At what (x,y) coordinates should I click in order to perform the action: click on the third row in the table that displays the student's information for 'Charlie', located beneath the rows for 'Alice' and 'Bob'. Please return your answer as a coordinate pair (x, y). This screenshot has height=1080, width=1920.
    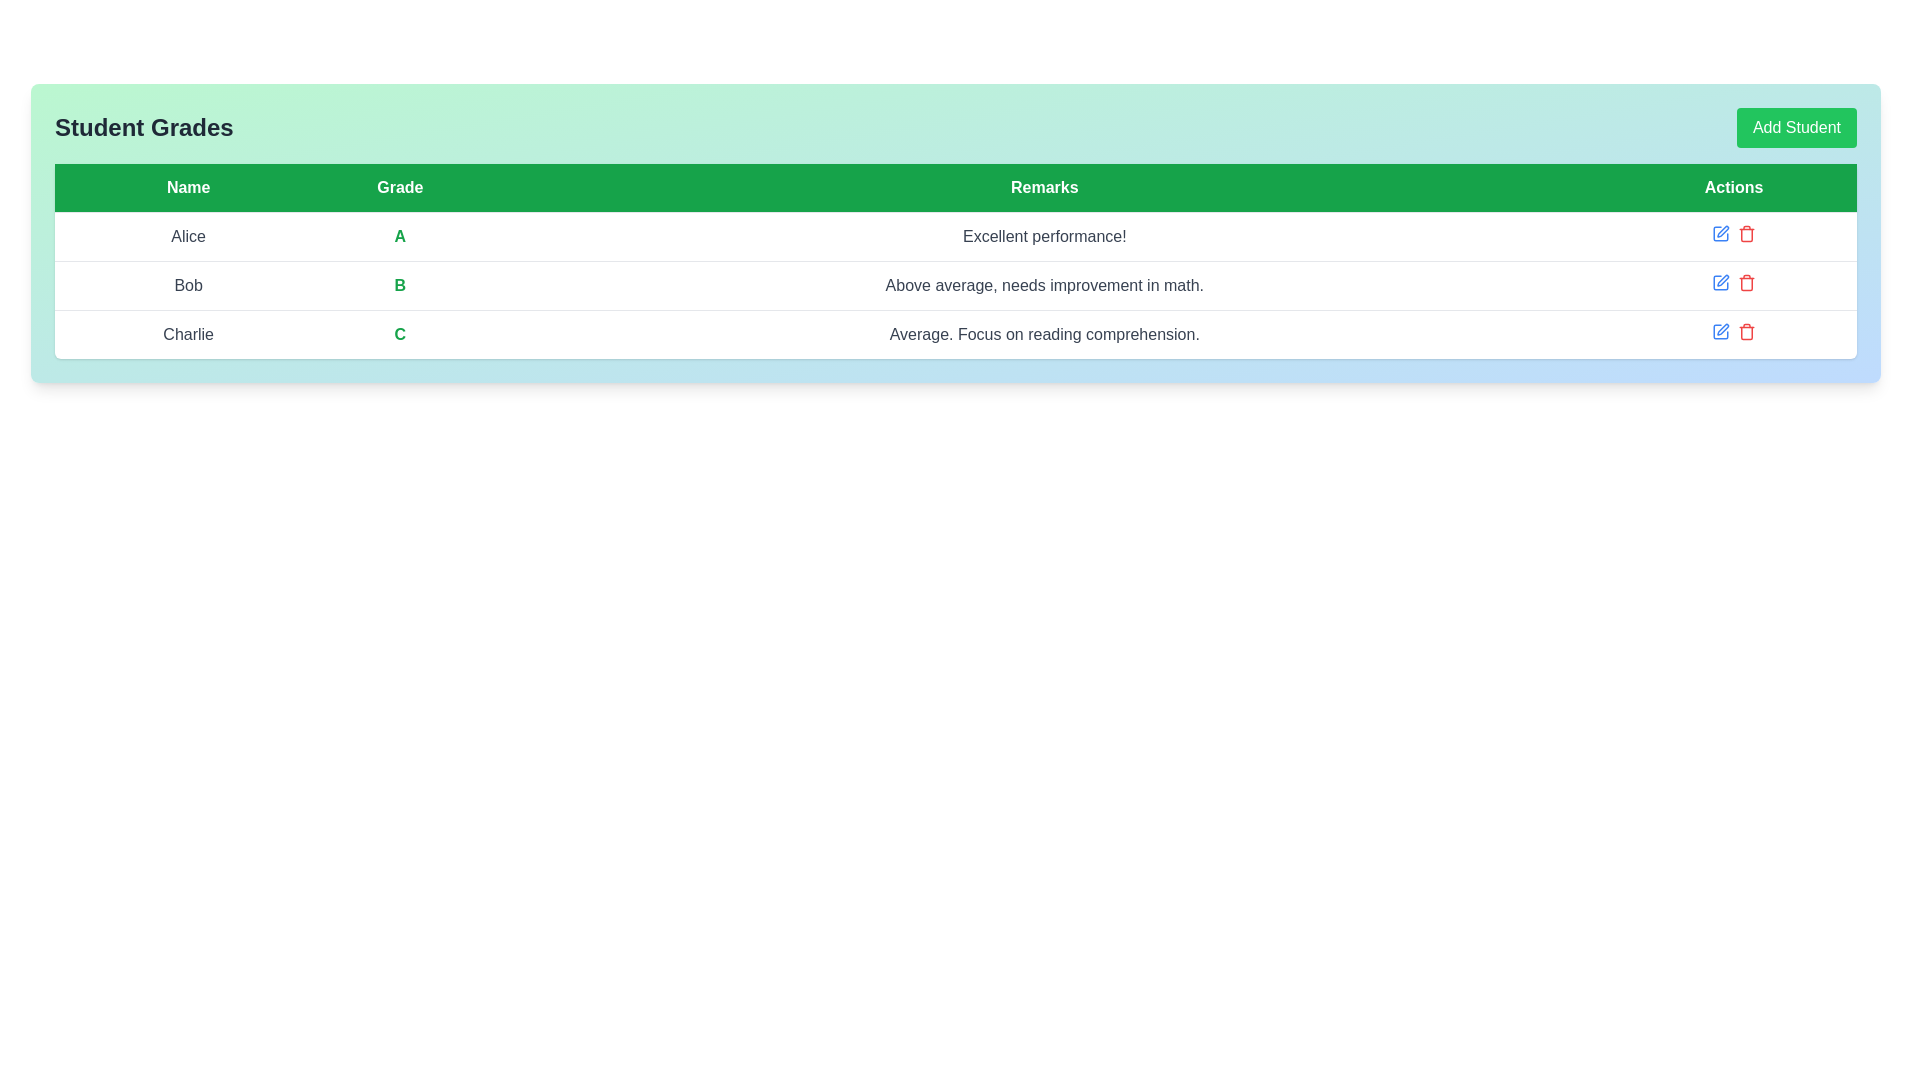
    Looking at the image, I should click on (954, 333).